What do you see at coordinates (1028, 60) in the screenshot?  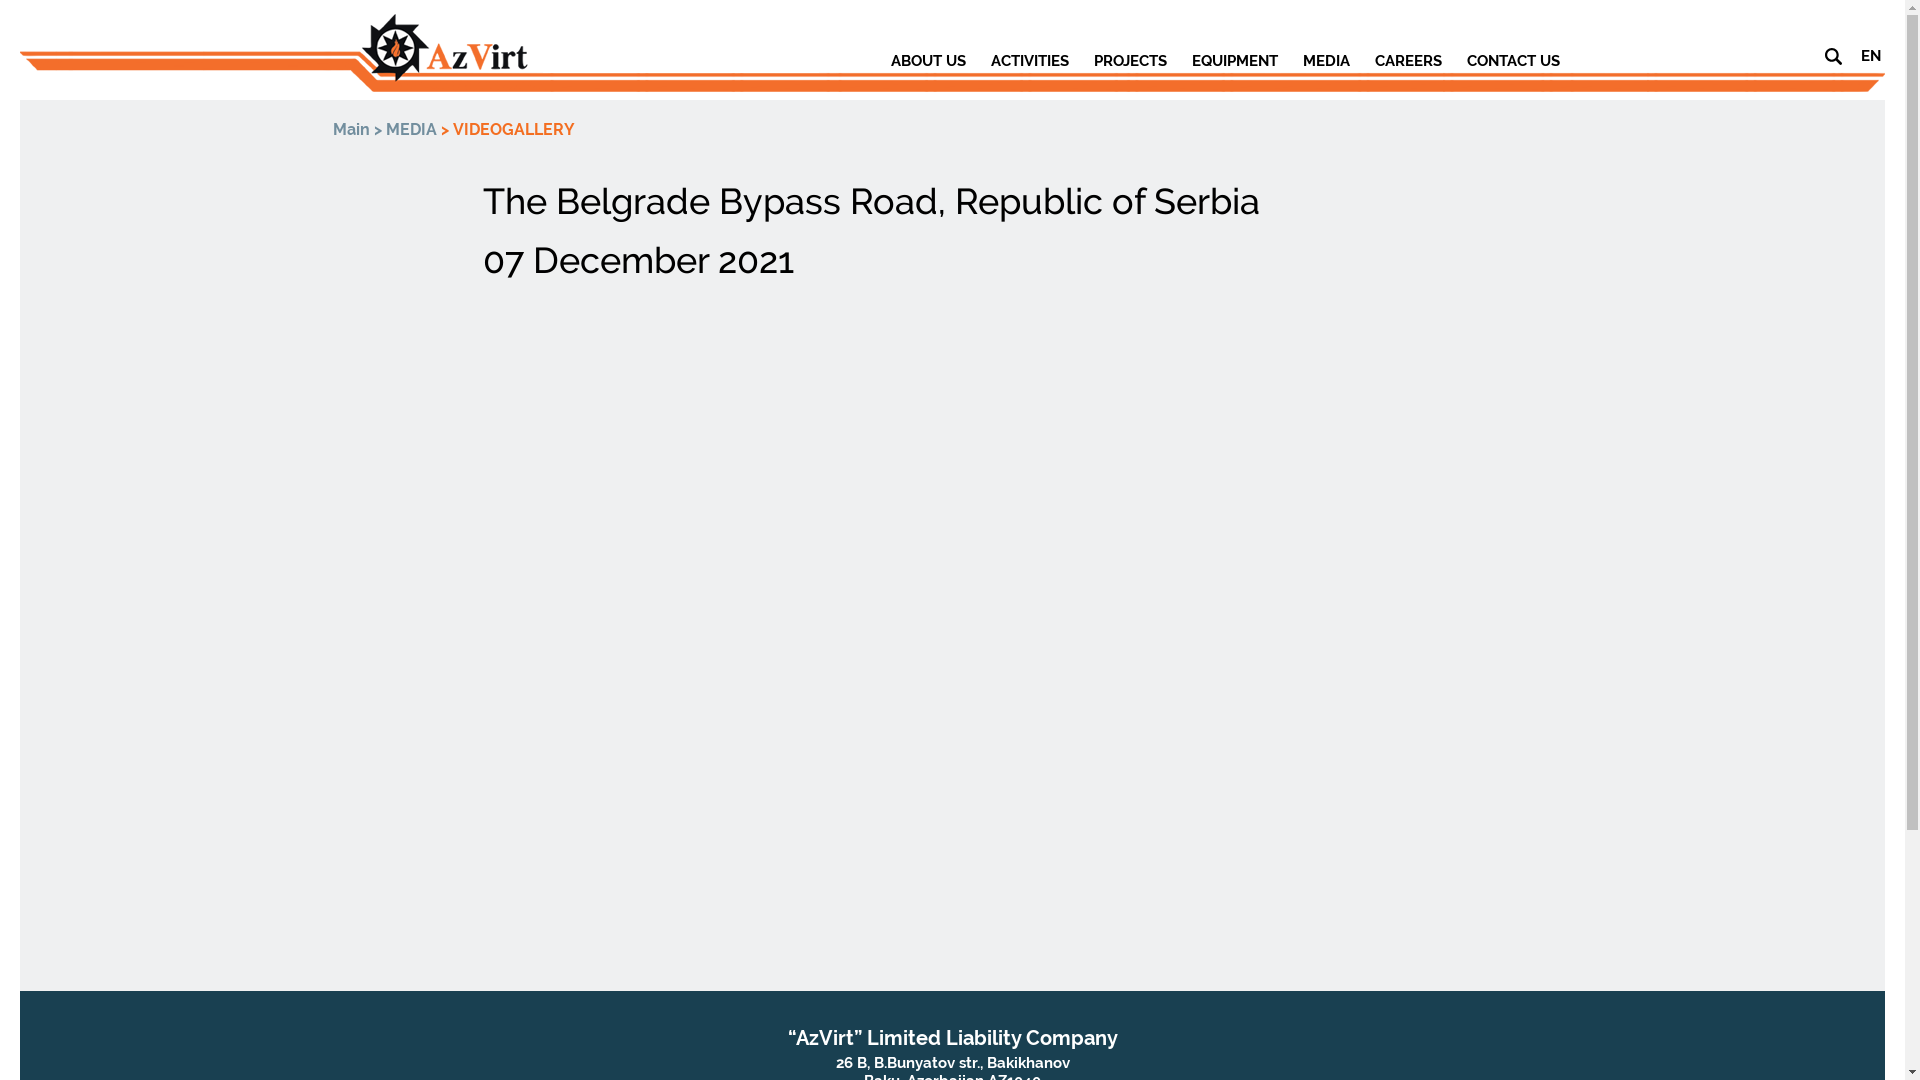 I see `'ACTIVITIES'` at bounding box center [1028, 60].